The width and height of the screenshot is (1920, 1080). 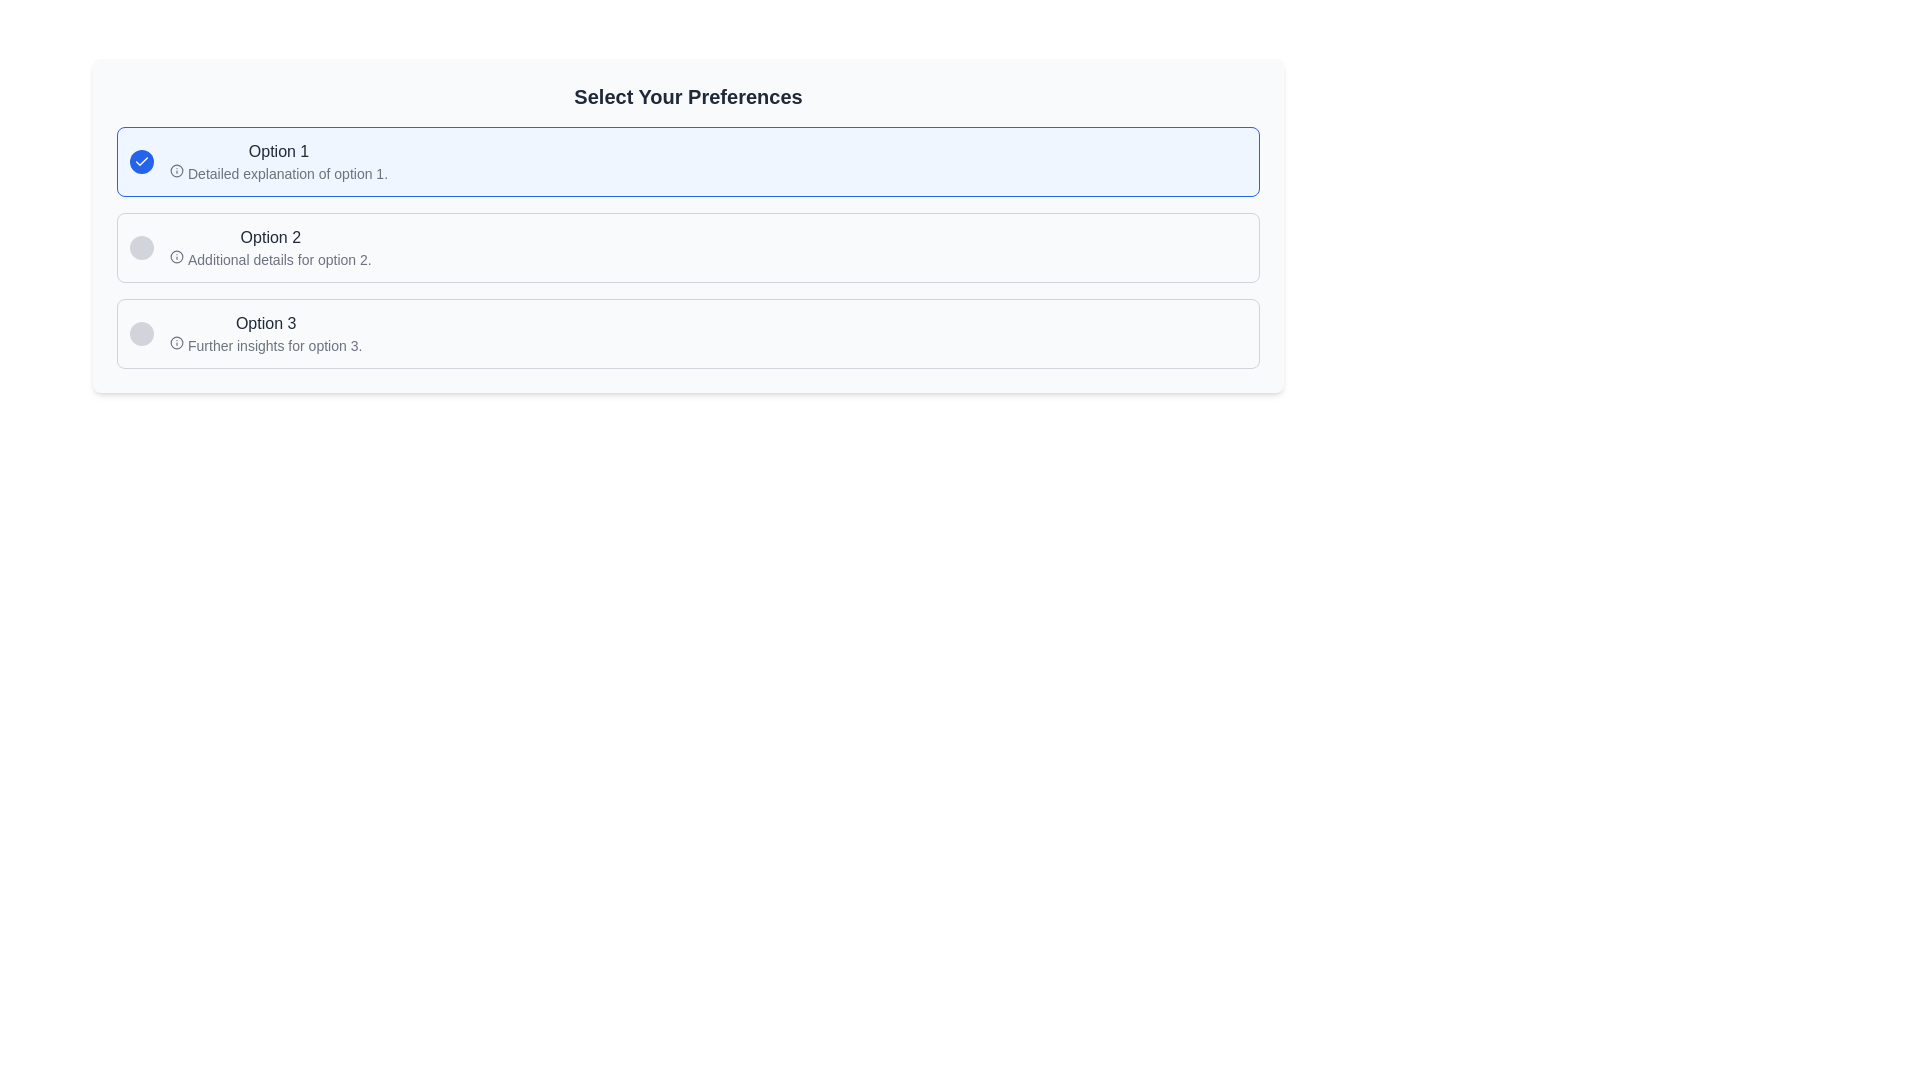 What do you see at coordinates (265, 323) in the screenshot?
I see `the text label that serves as the title for the third option in the selectable list, located above the supplementary details for 'Option 3'` at bounding box center [265, 323].